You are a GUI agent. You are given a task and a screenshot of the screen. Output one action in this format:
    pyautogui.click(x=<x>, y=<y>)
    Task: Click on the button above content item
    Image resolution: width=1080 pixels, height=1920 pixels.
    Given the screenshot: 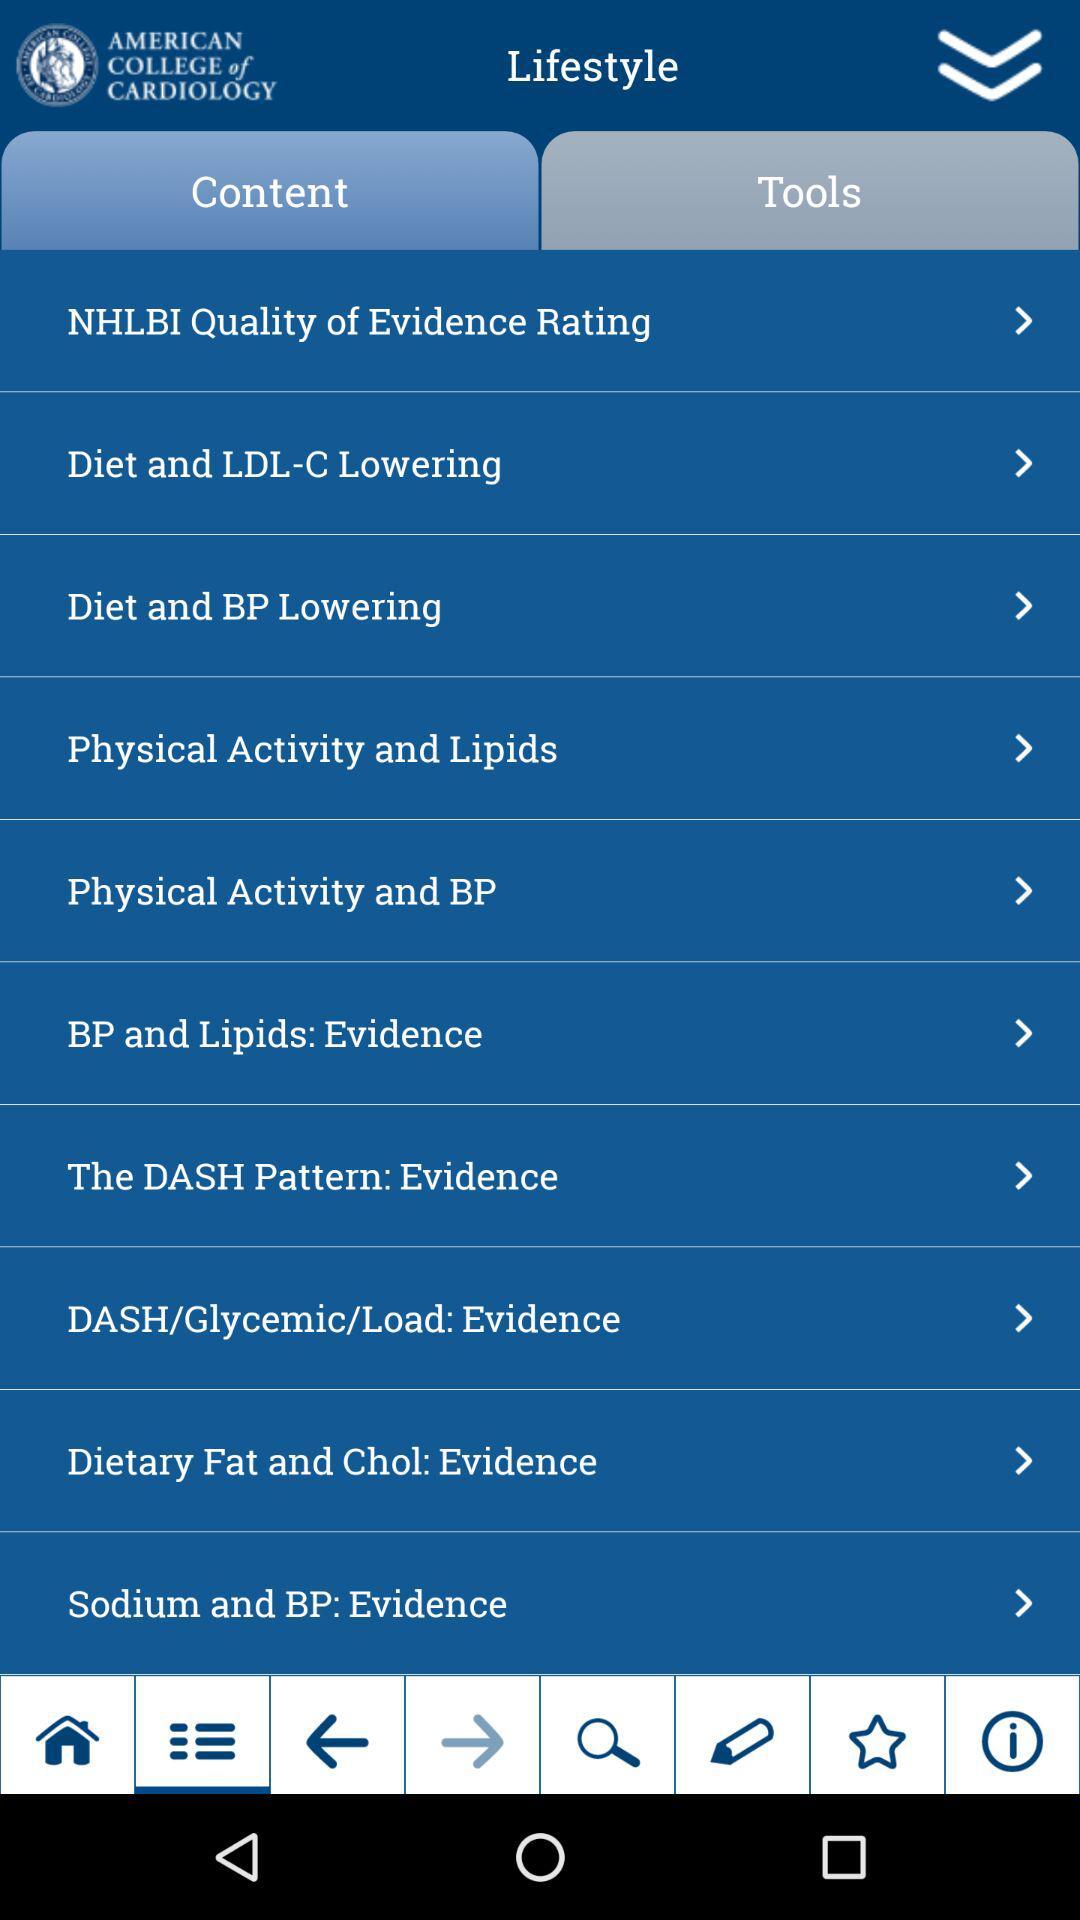 What is the action you would take?
    pyautogui.click(x=144, y=65)
    